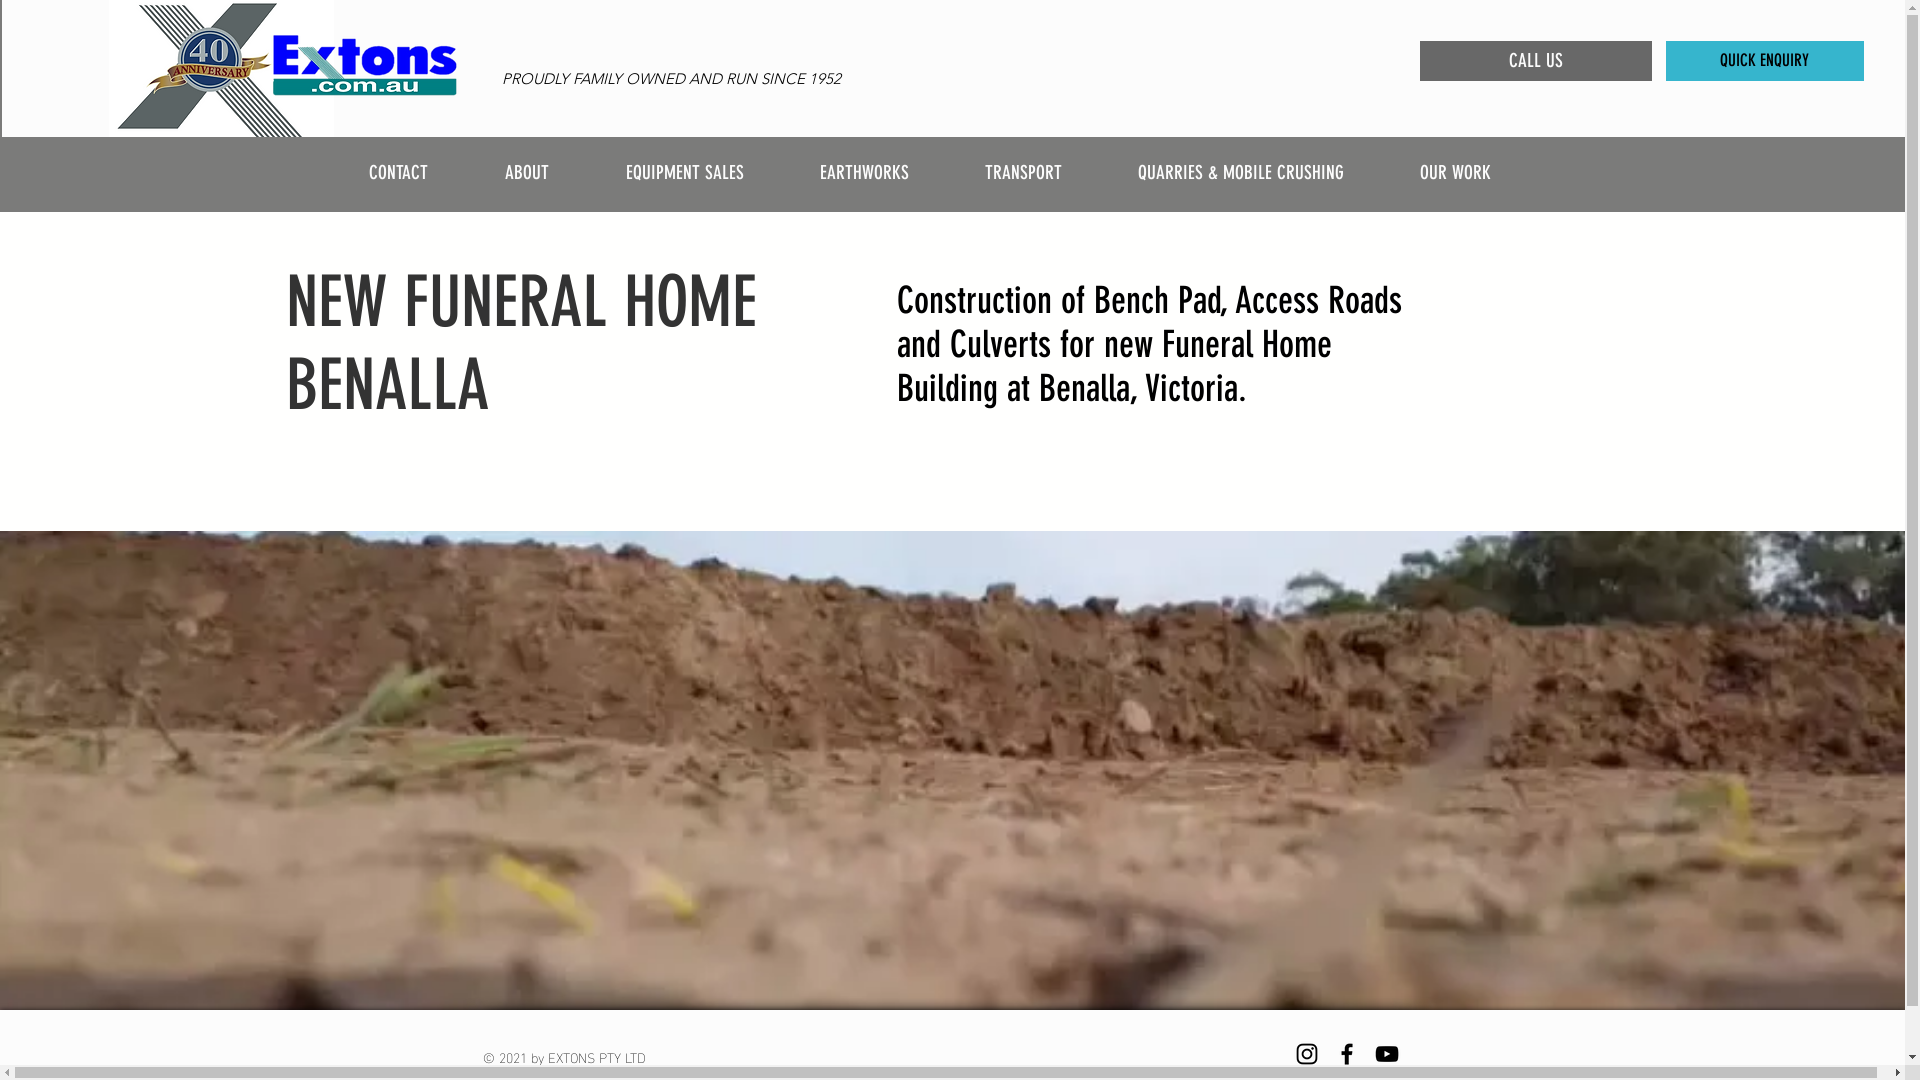 The image size is (1920, 1080). Describe the element at coordinates (1477, 171) in the screenshot. I see `'OUR WORK'` at that location.